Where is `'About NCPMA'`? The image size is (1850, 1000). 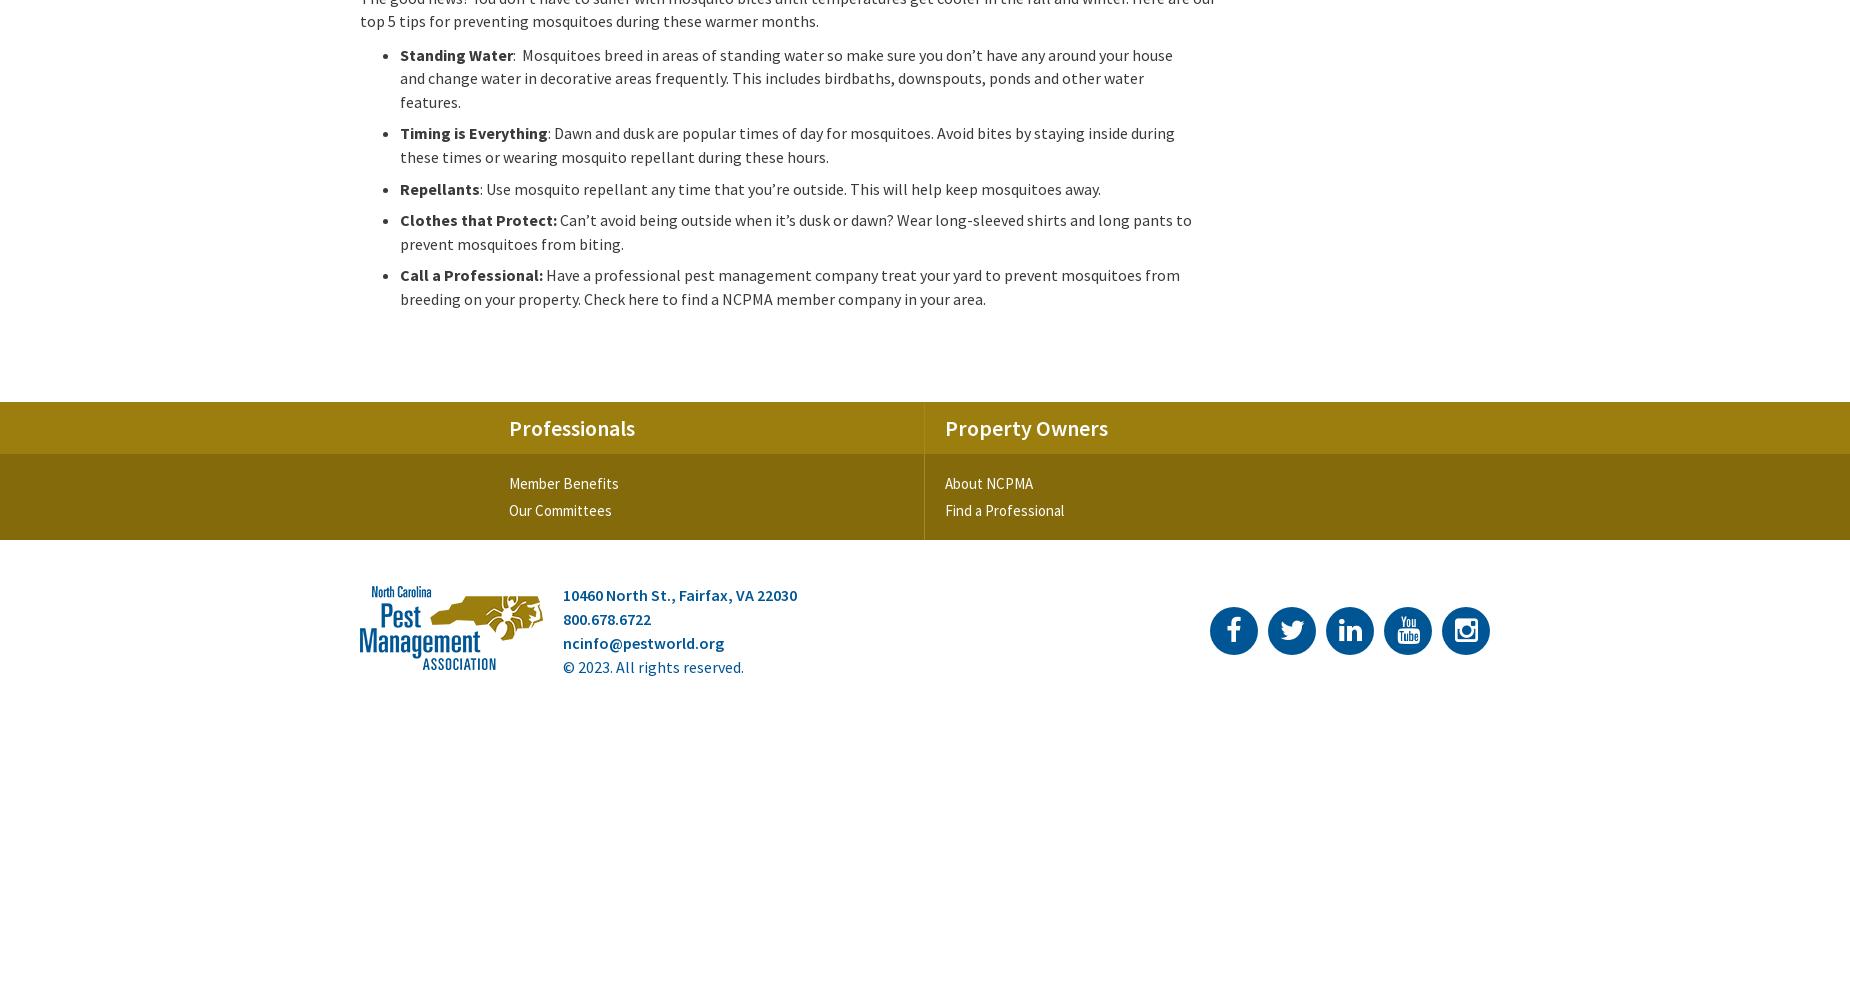 'About NCPMA' is located at coordinates (988, 481).